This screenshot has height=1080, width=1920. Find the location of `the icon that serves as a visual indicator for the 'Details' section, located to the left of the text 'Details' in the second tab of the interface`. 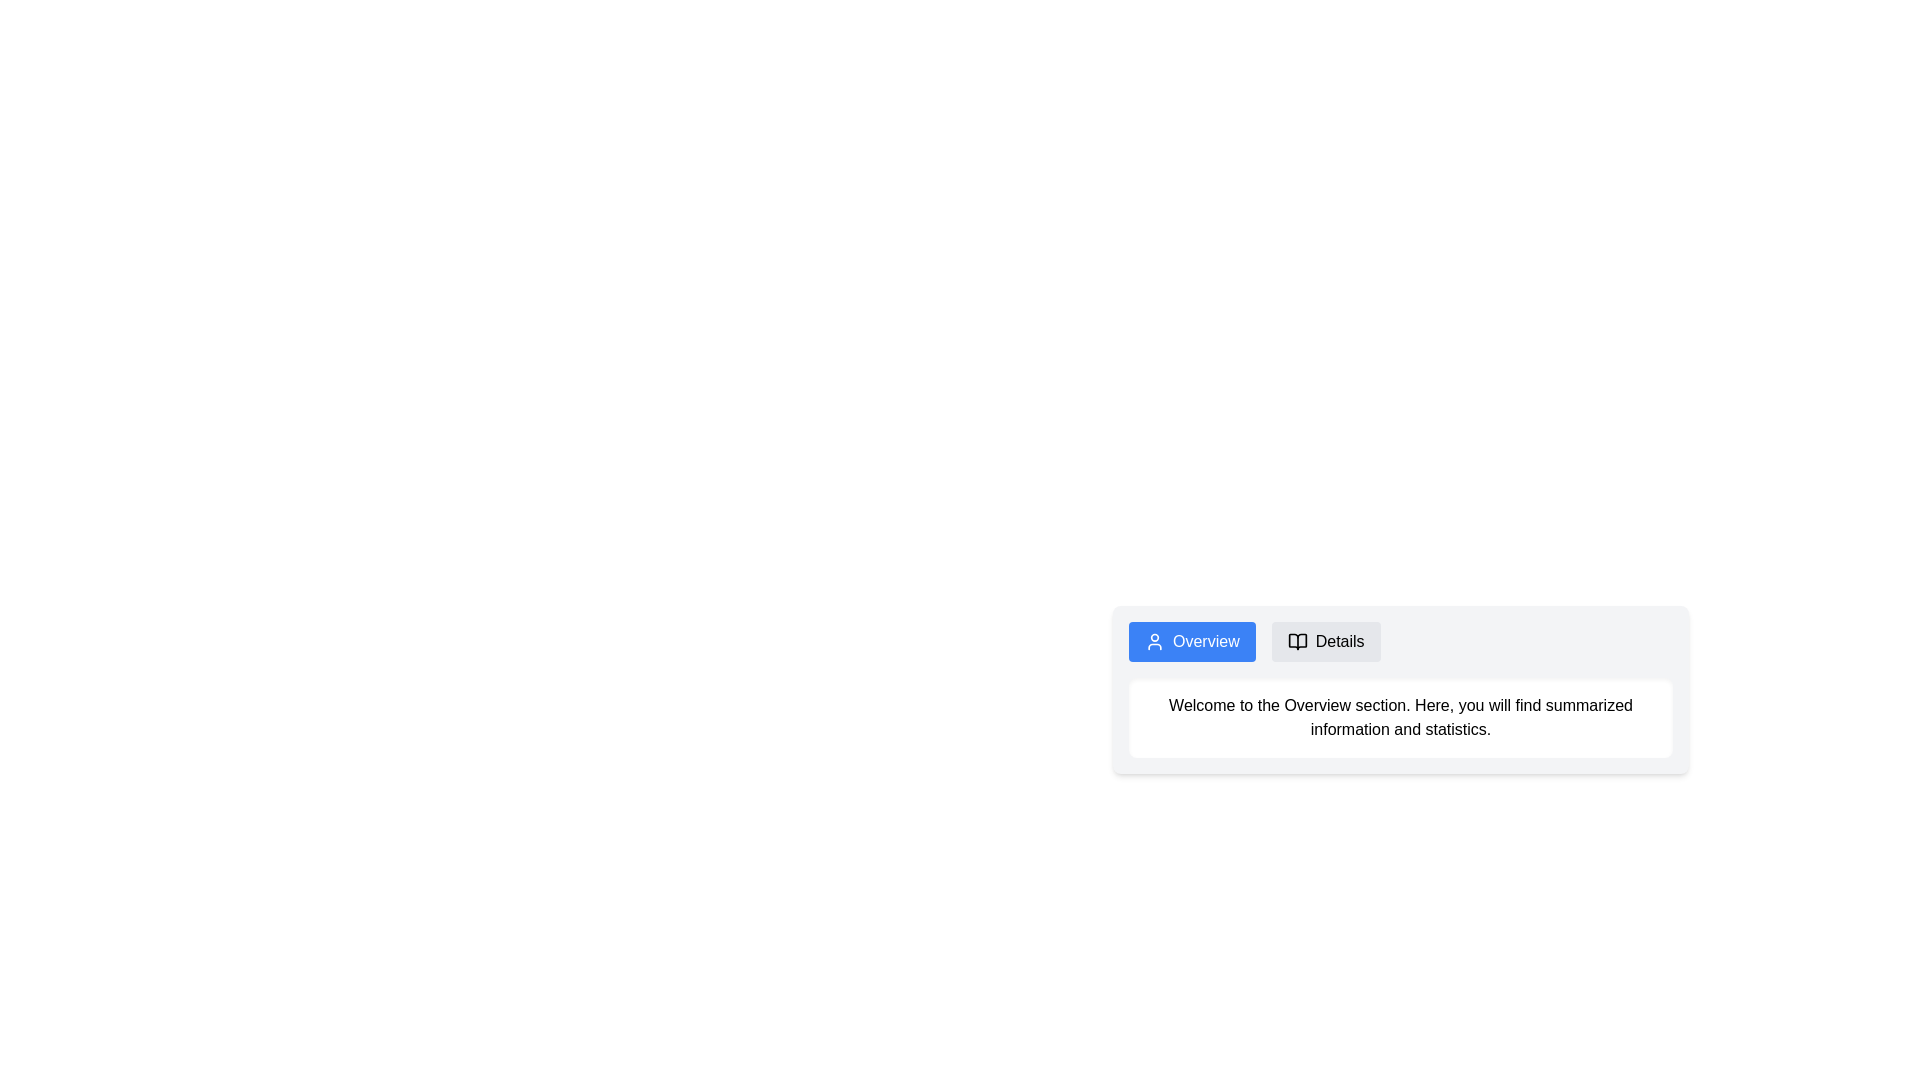

the icon that serves as a visual indicator for the 'Details' section, located to the left of the text 'Details' in the second tab of the interface is located at coordinates (1297, 641).